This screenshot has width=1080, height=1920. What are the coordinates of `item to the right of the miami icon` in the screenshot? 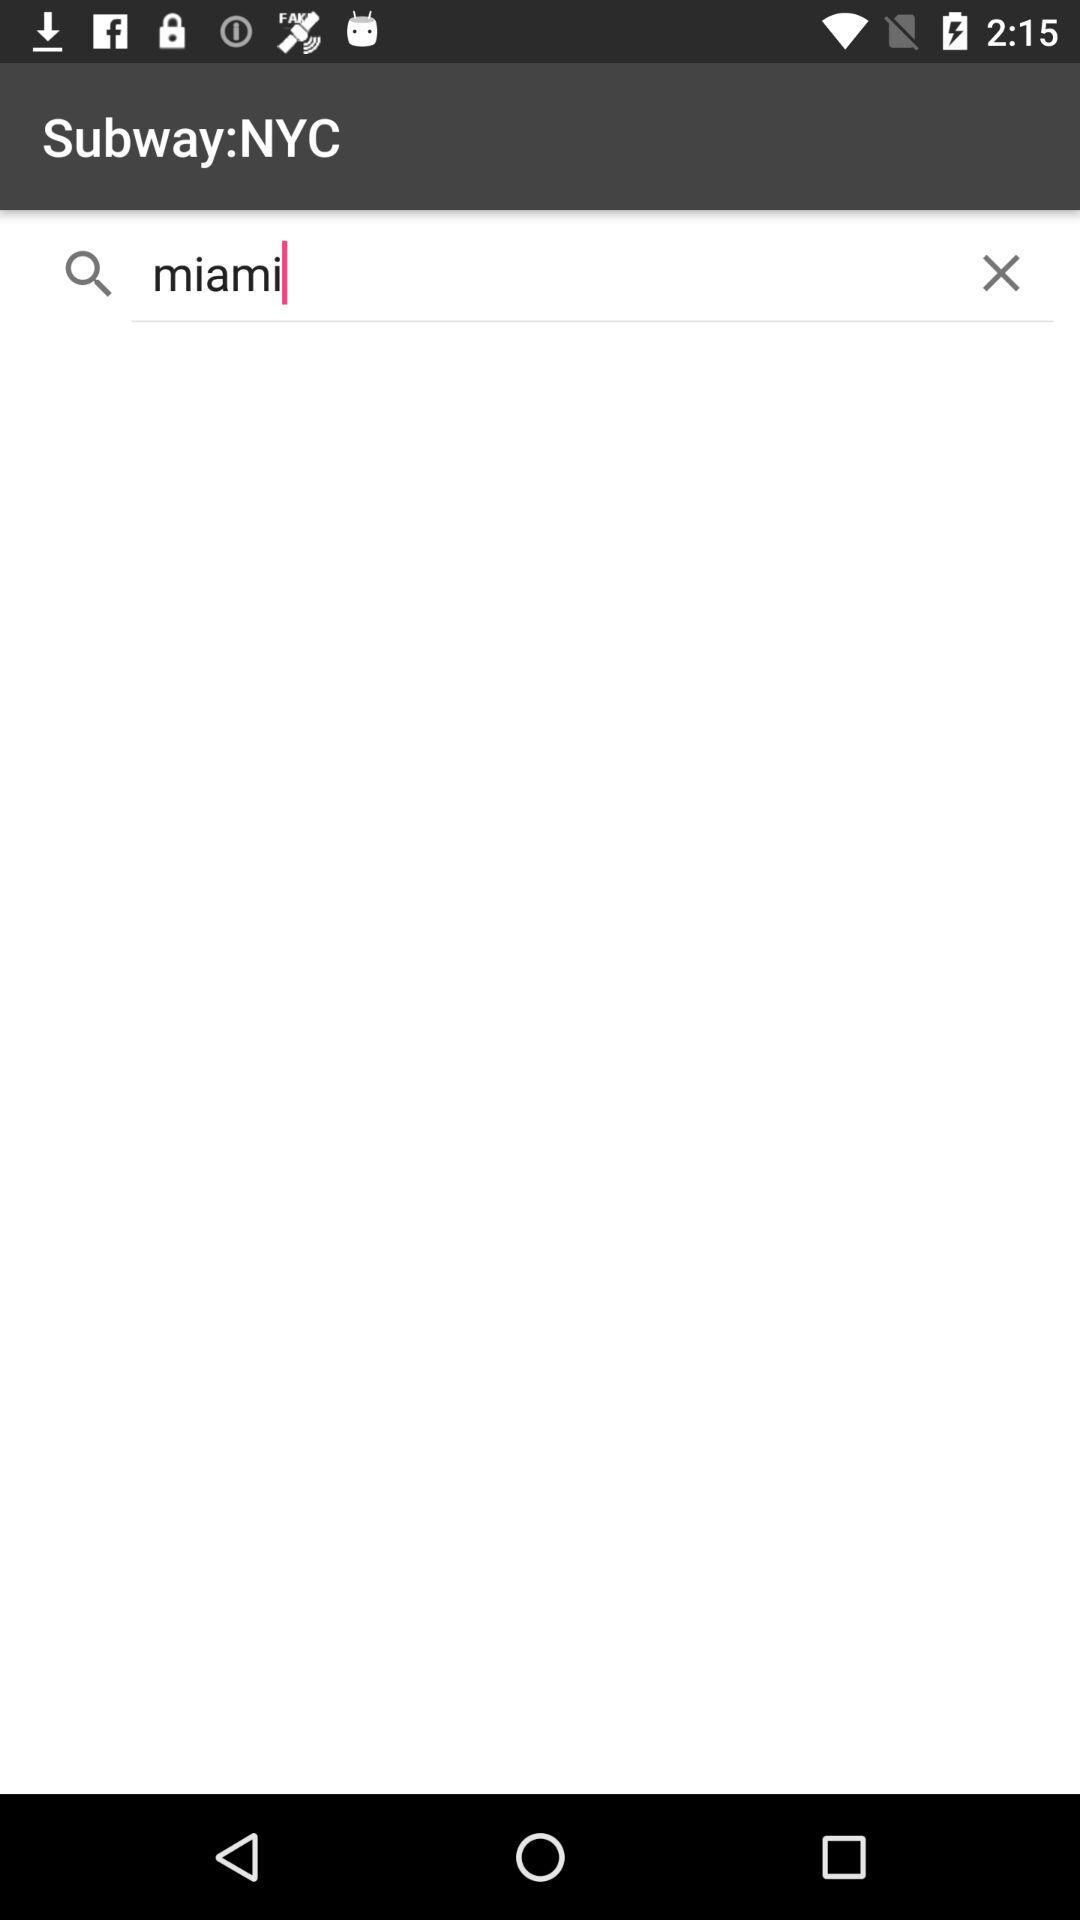 It's located at (1001, 272).